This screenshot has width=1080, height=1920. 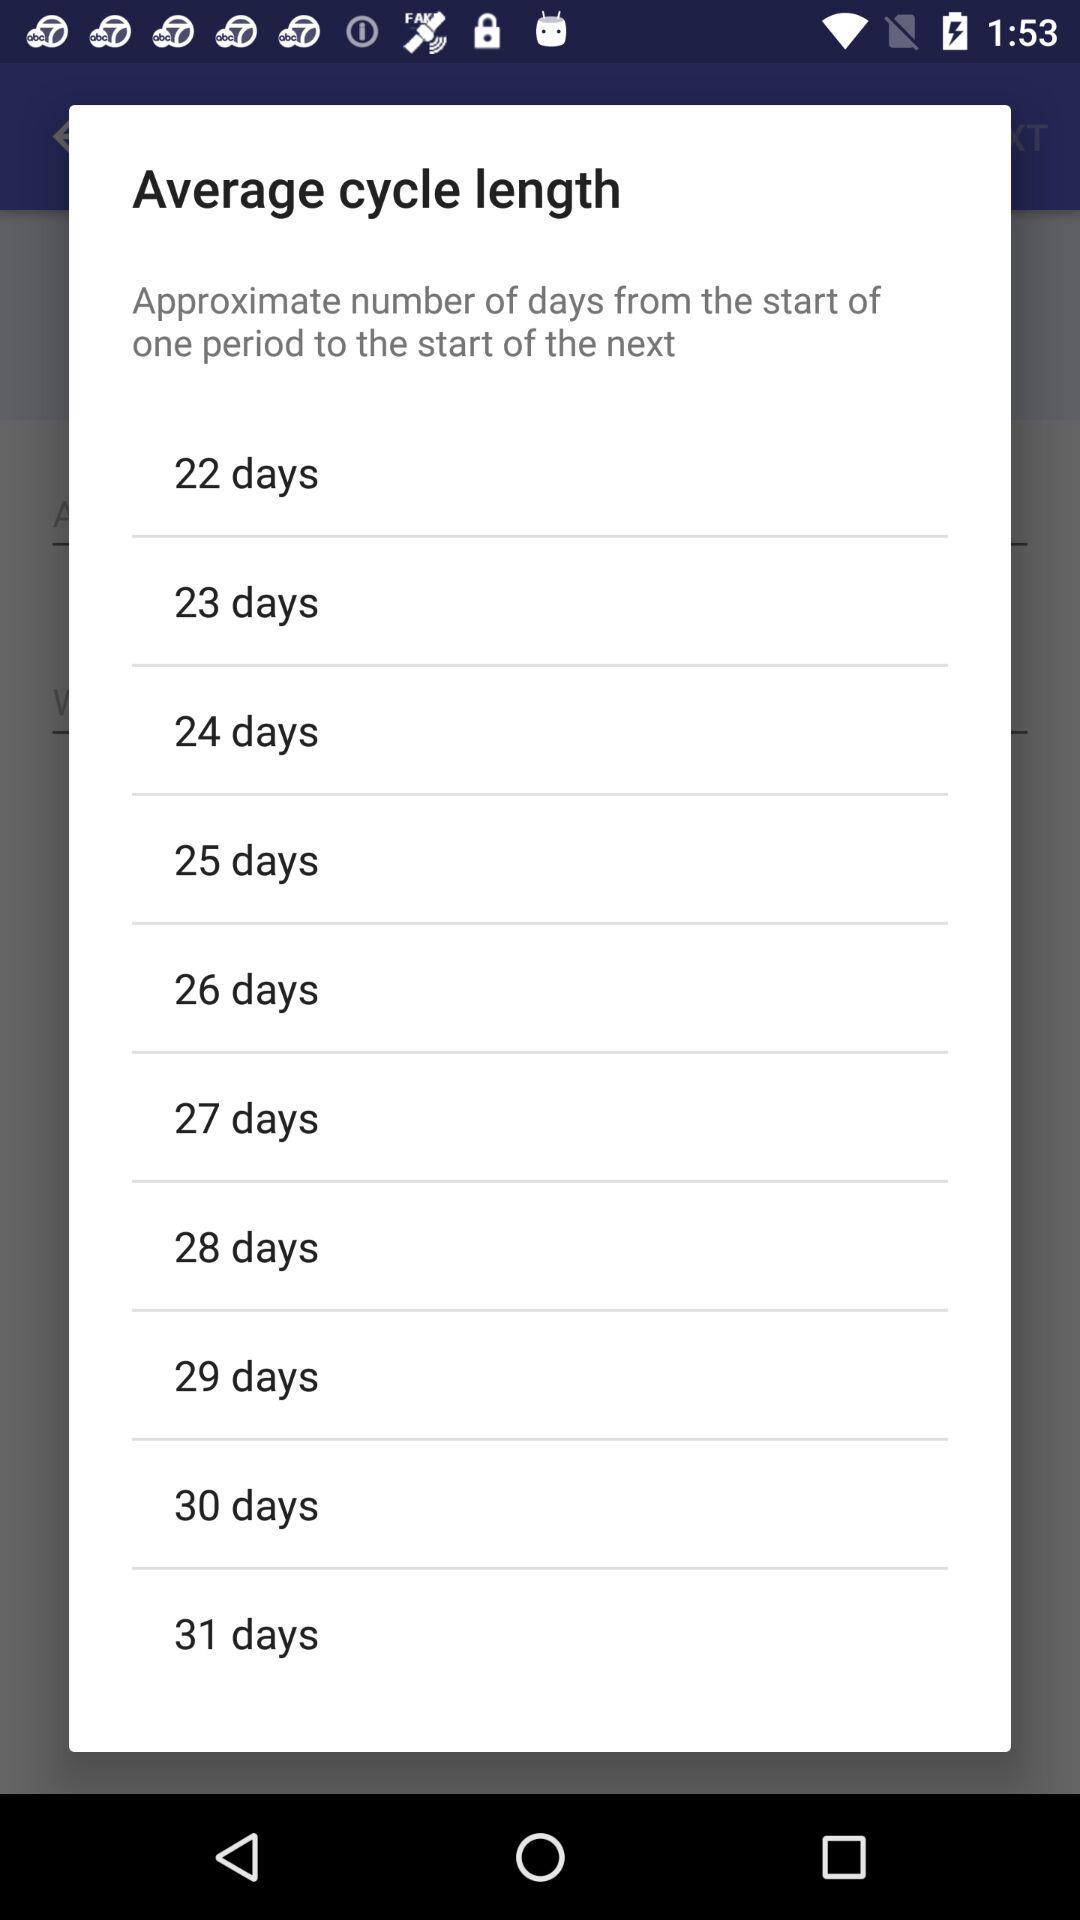 I want to click on 27 days, so click(x=540, y=1115).